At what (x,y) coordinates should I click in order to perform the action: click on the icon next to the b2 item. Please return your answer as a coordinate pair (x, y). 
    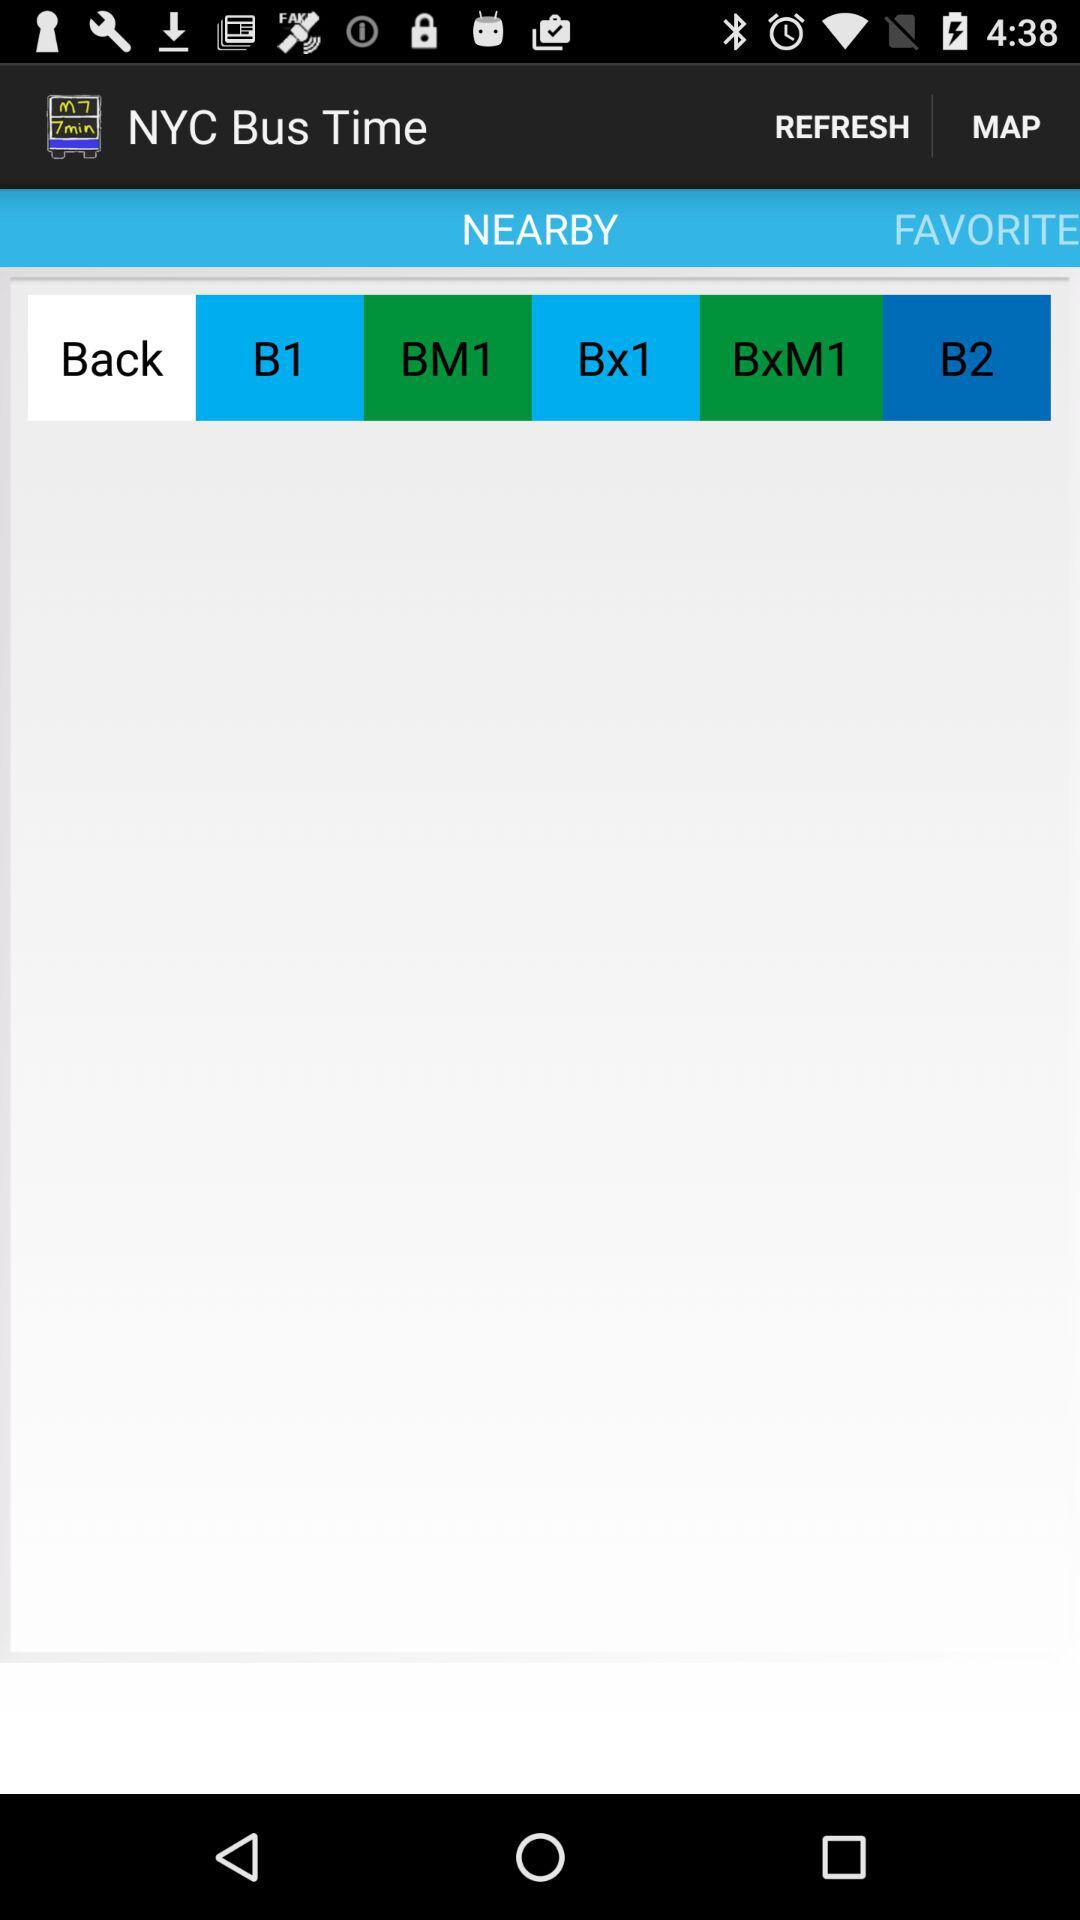
    Looking at the image, I should click on (790, 357).